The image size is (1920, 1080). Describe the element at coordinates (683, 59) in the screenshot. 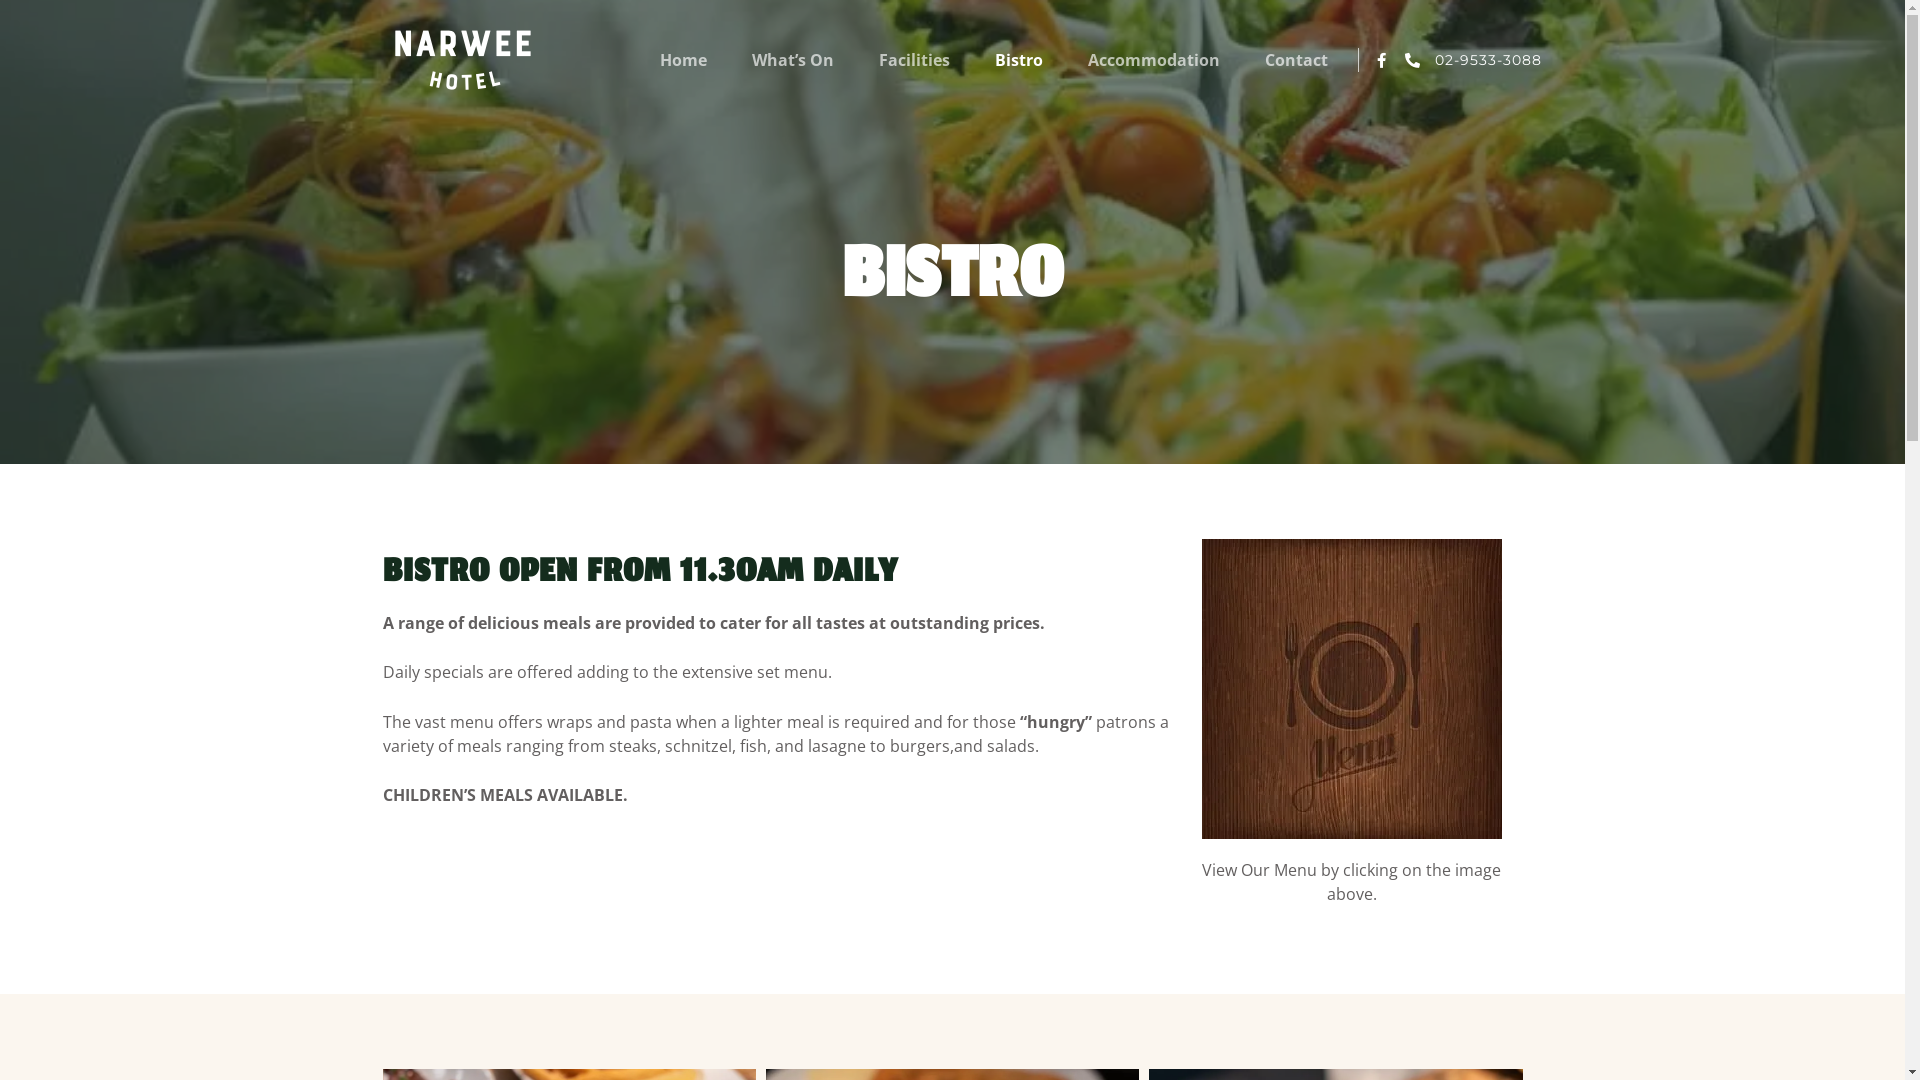

I see `'Home'` at that location.